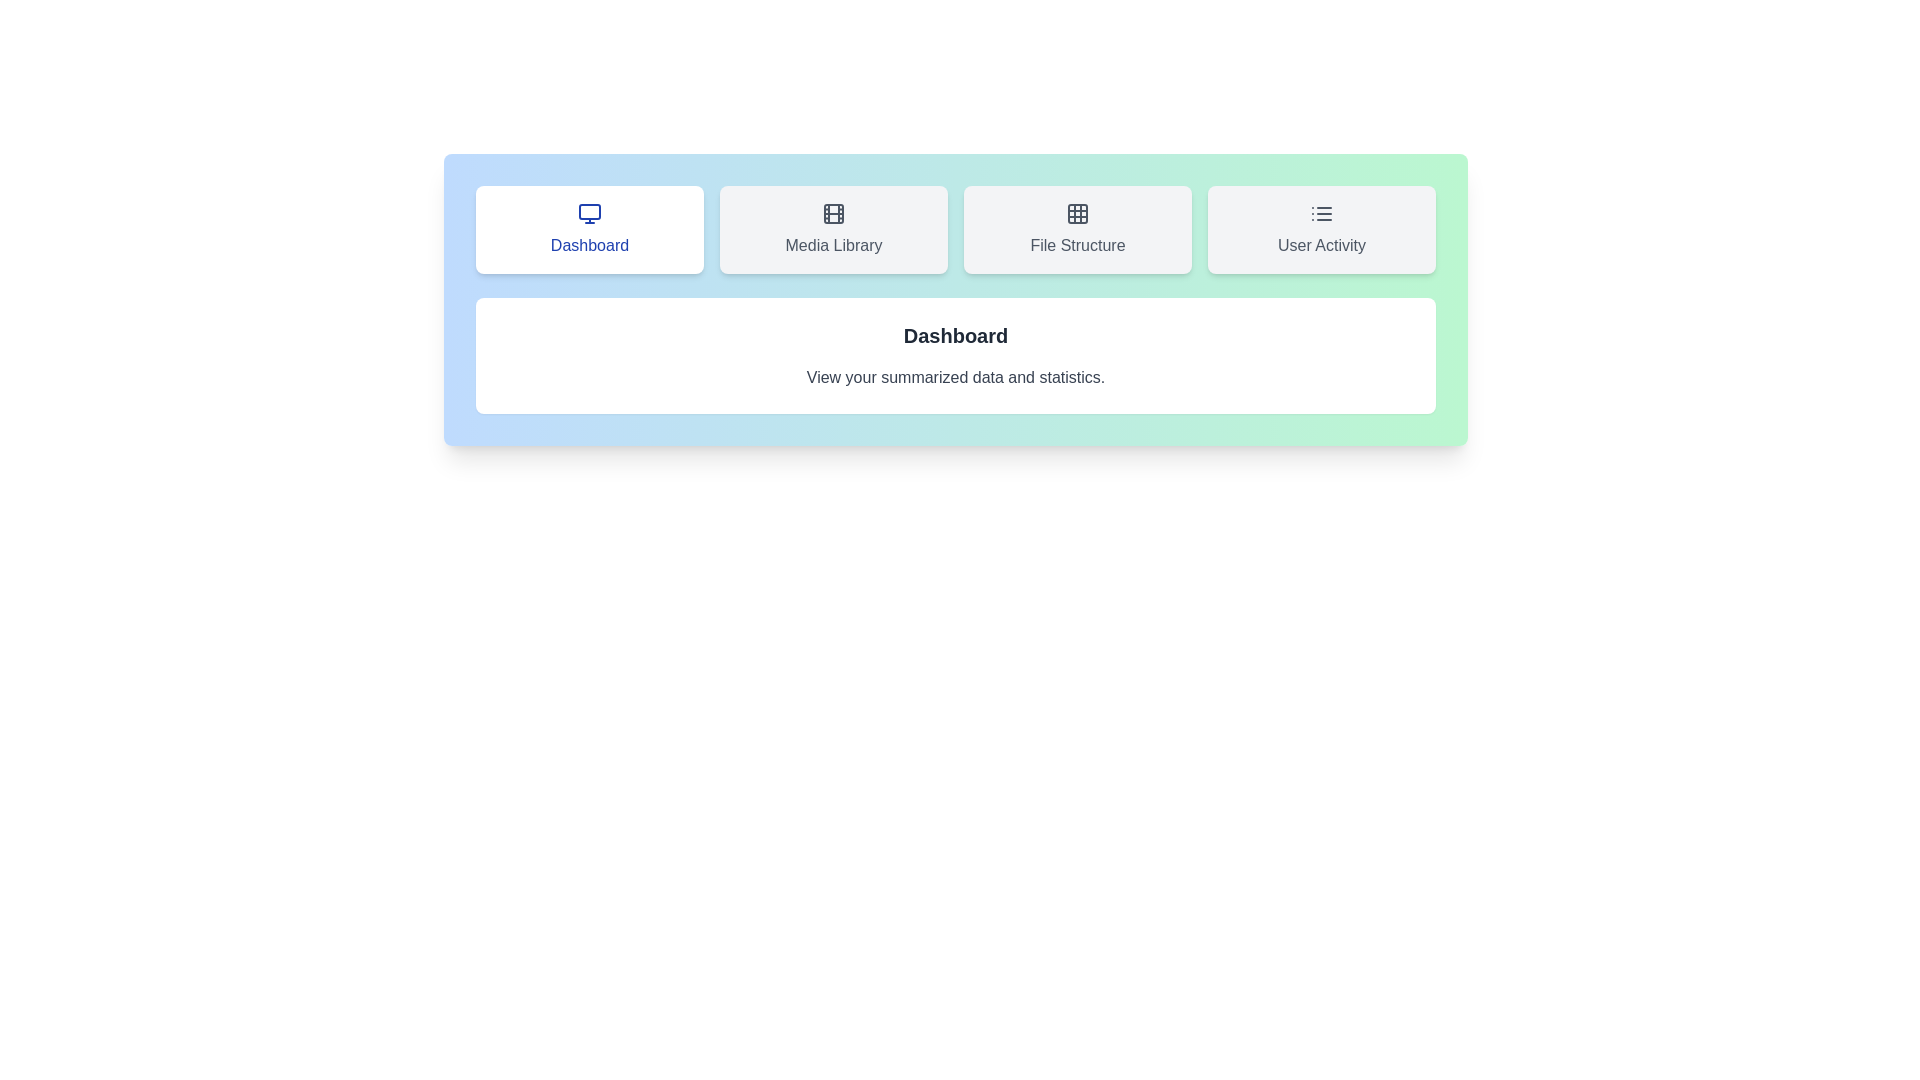 This screenshot has height=1080, width=1920. What do you see at coordinates (1077, 229) in the screenshot?
I see `the 'File Structure' tab to activate it` at bounding box center [1077, 229].